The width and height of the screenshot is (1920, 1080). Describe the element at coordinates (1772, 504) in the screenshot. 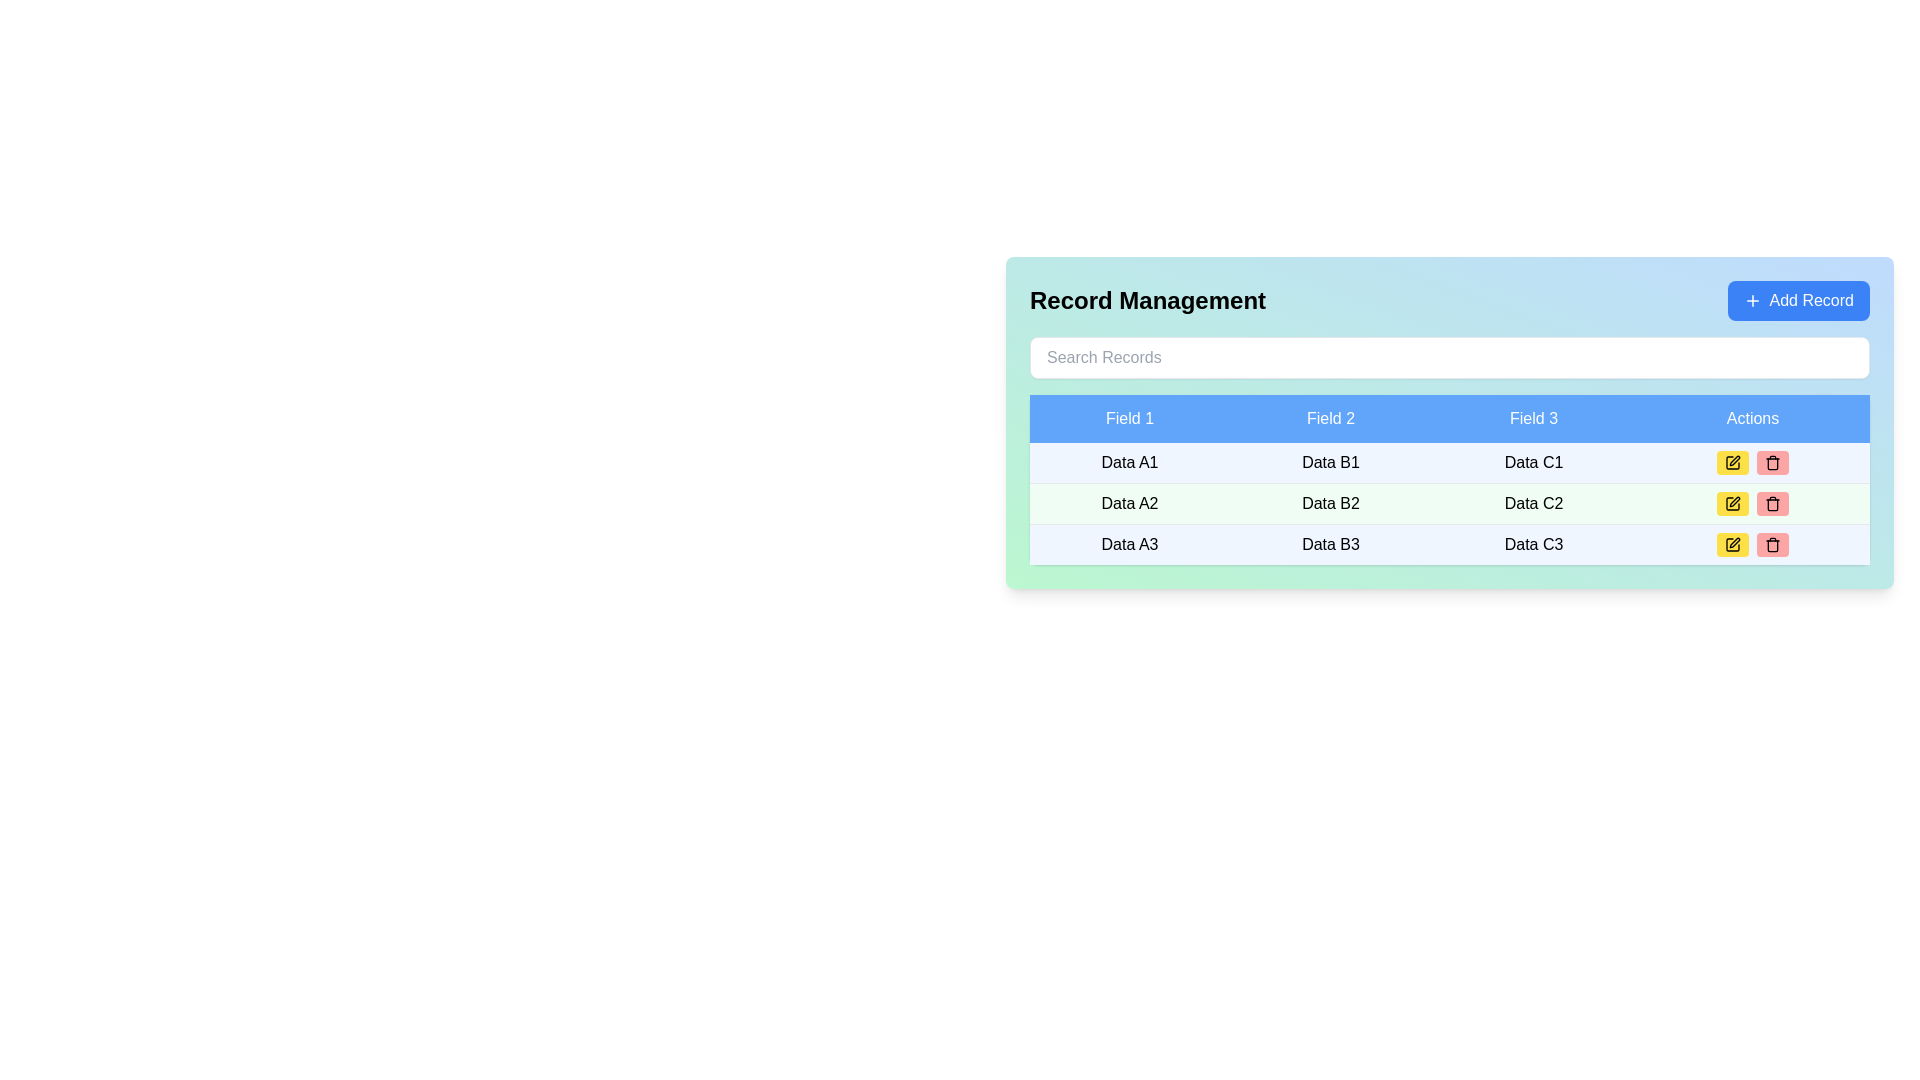

I see `the trash can icon in the Actions column of the data table` at that location.